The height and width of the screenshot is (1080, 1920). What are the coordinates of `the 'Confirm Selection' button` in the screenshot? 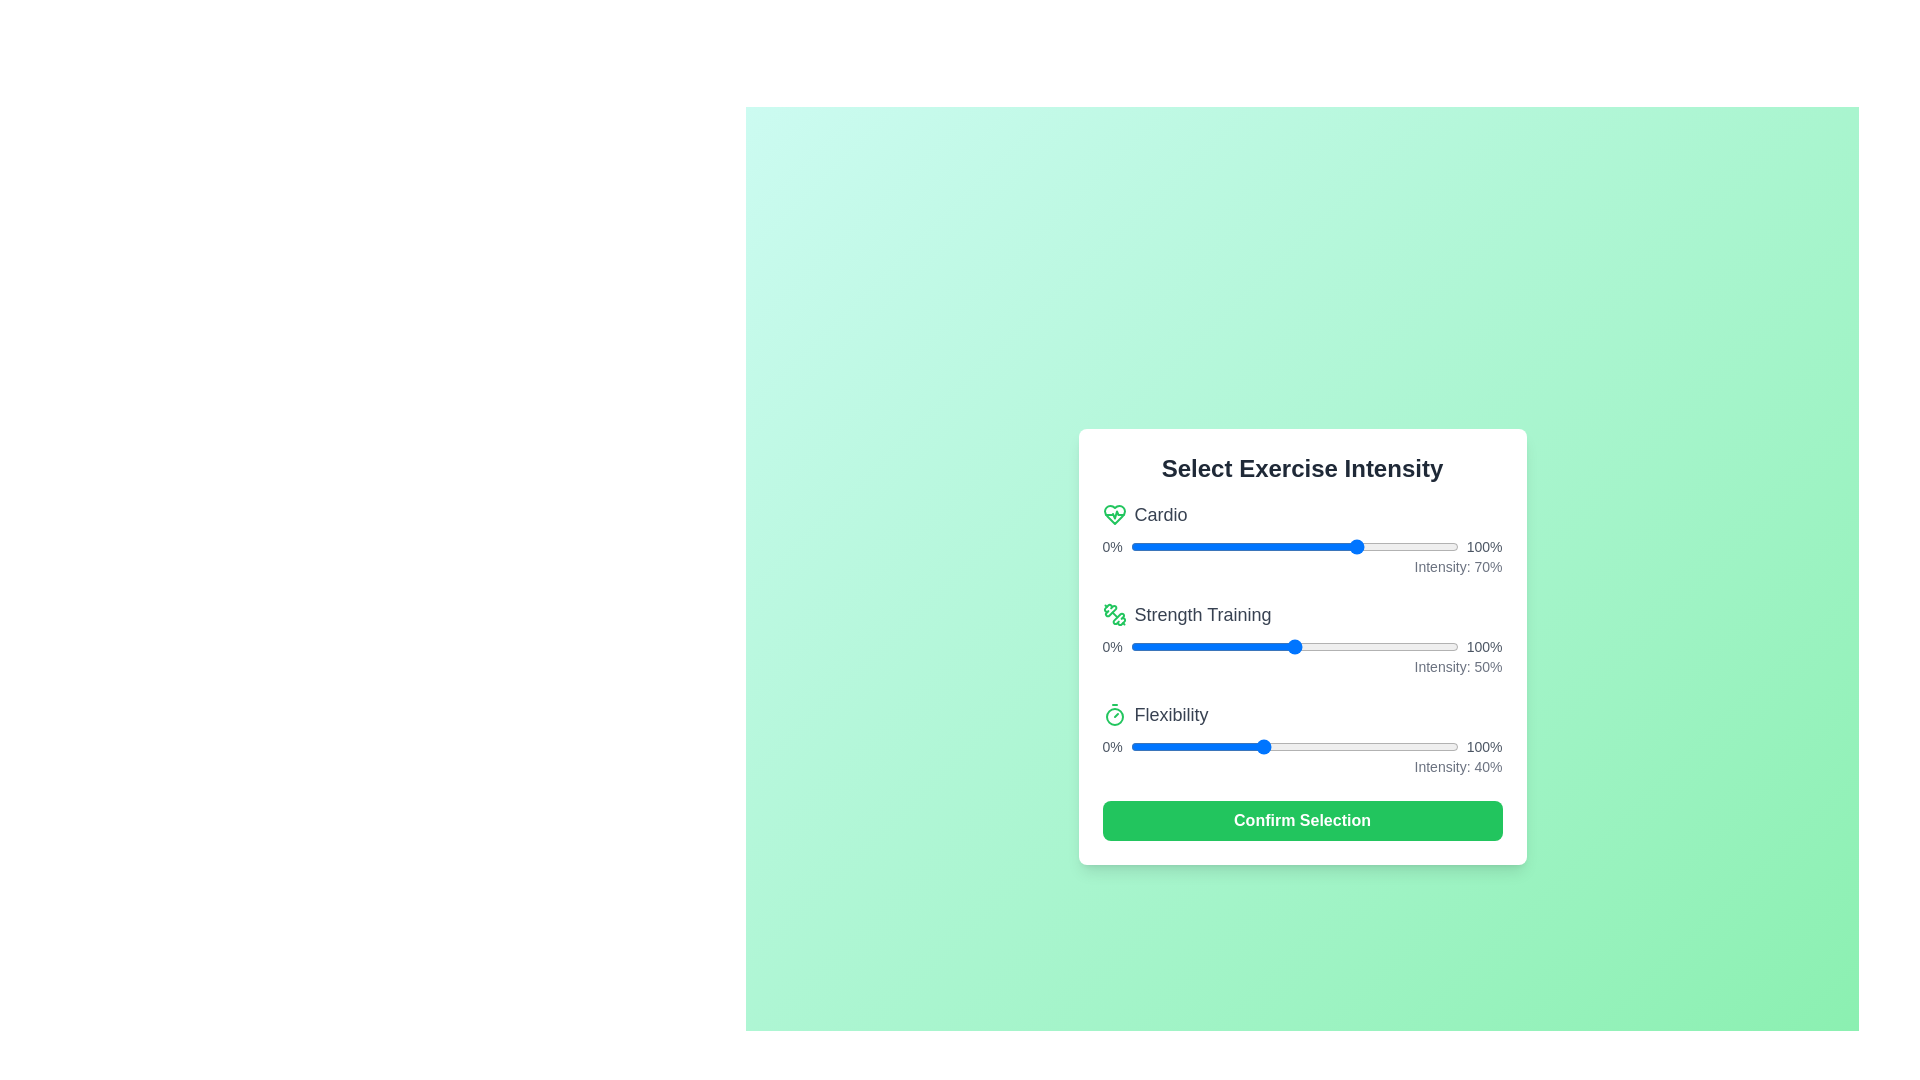 It's located at (1302, 821).